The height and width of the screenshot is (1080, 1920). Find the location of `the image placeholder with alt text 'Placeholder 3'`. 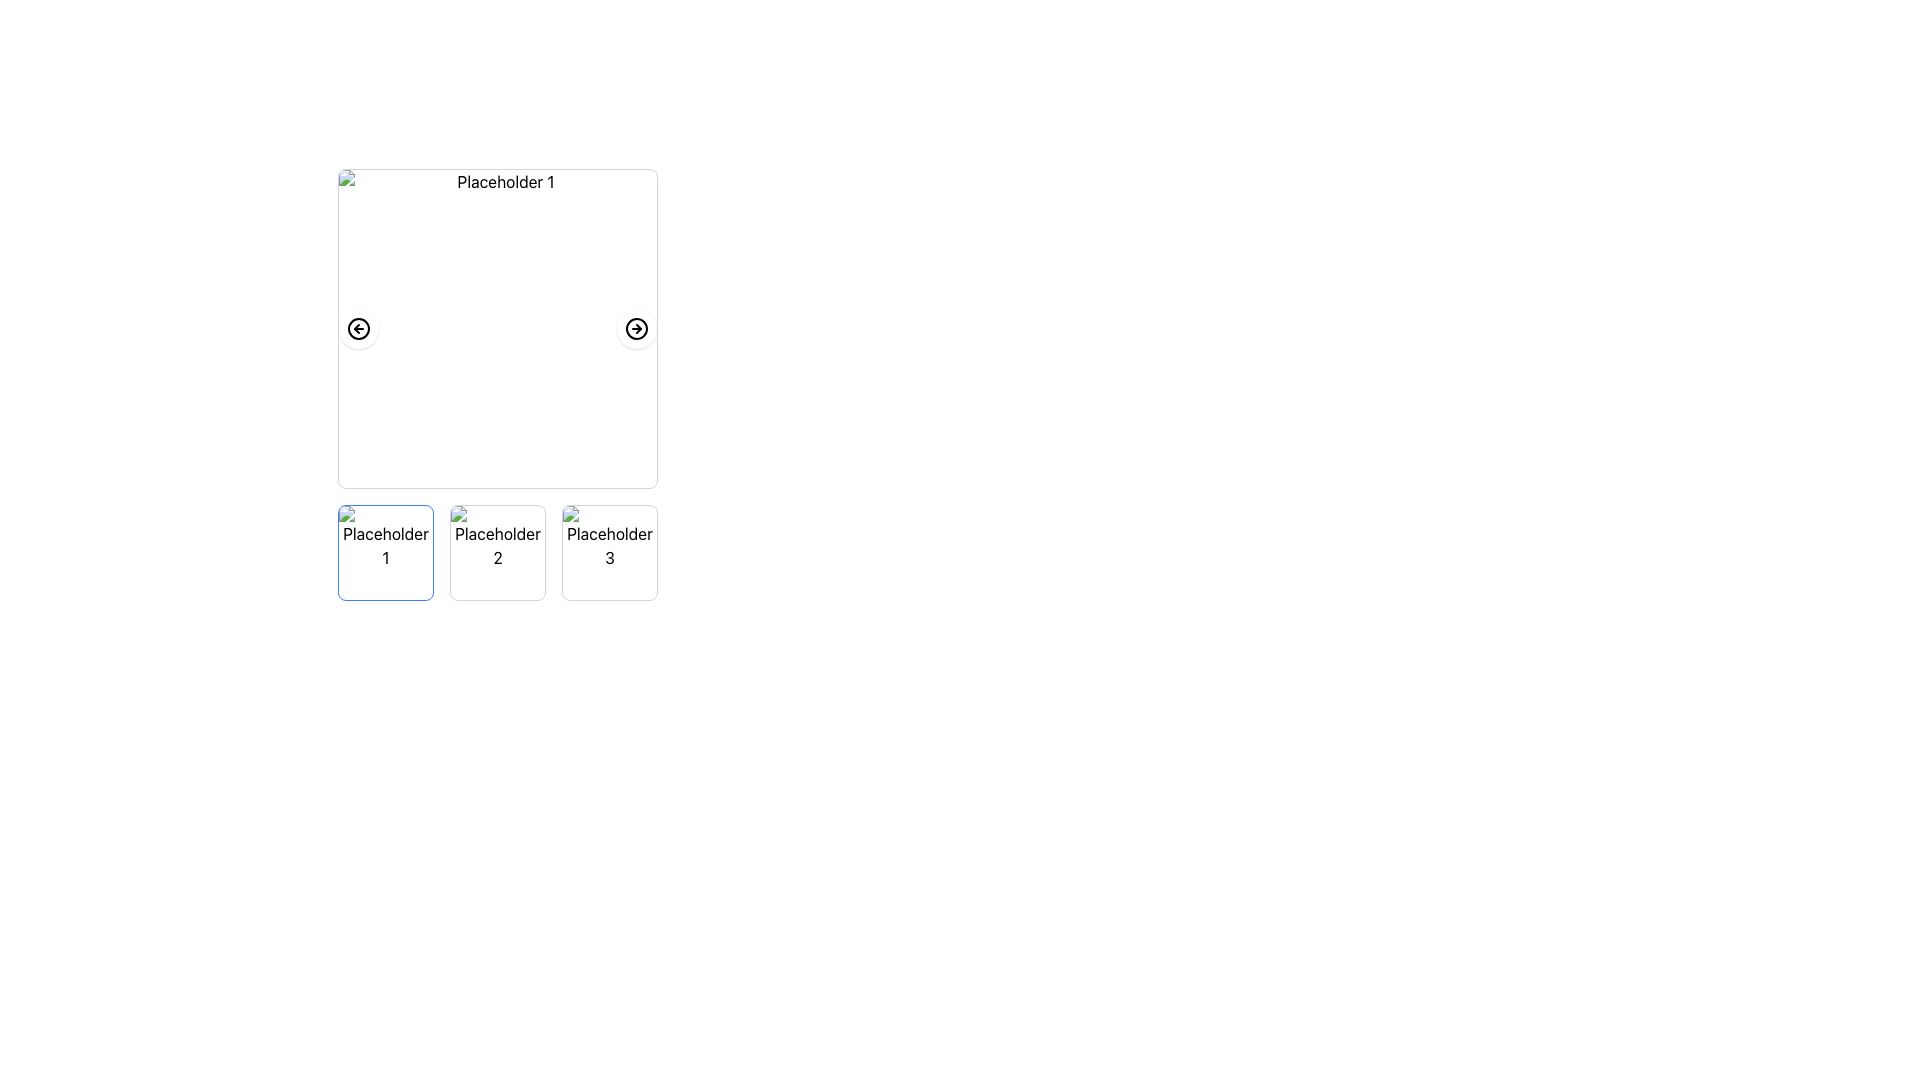

the image placeholder with alt text 'Placeholder 3' is located at coordinates (608, 552).